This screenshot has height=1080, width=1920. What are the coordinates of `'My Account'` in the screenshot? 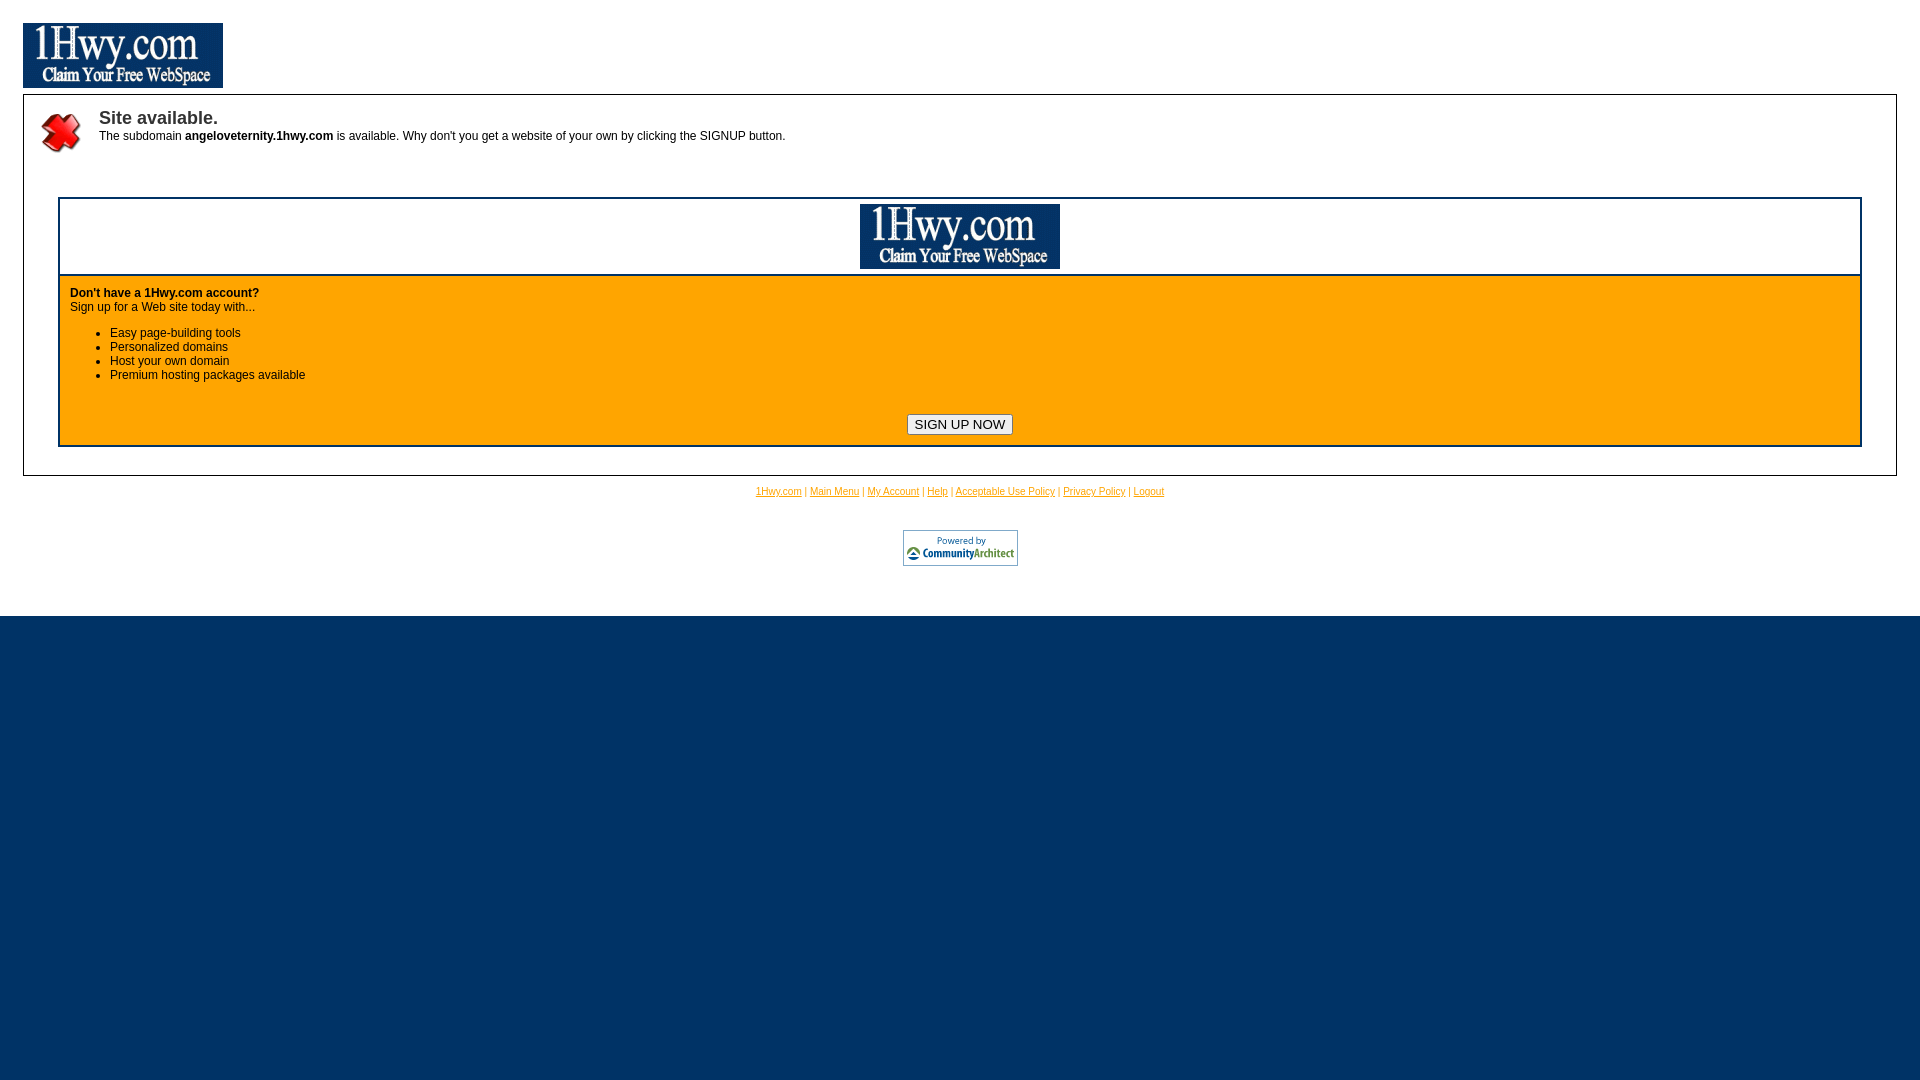 It's located at (892, 491).